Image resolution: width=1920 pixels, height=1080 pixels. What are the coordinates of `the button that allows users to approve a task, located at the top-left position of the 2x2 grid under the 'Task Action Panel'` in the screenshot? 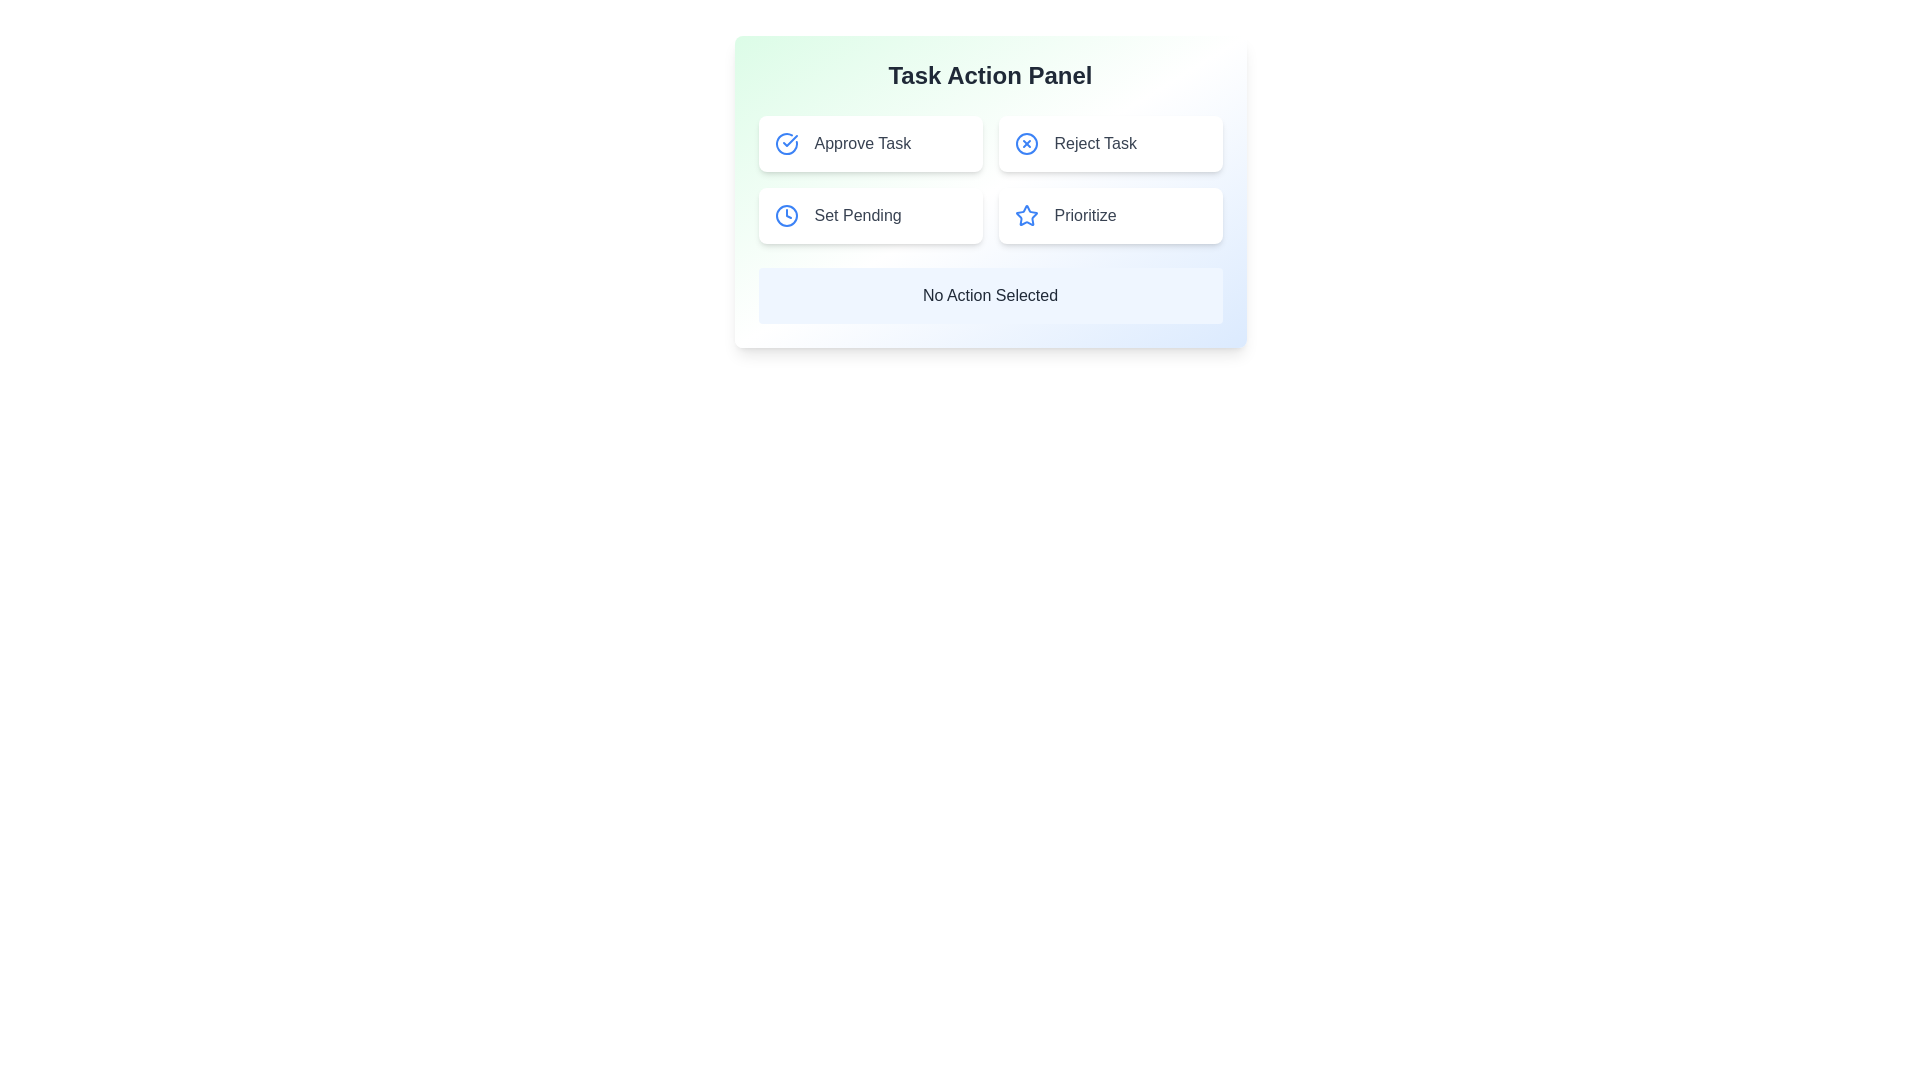 It's located at (870, 142).